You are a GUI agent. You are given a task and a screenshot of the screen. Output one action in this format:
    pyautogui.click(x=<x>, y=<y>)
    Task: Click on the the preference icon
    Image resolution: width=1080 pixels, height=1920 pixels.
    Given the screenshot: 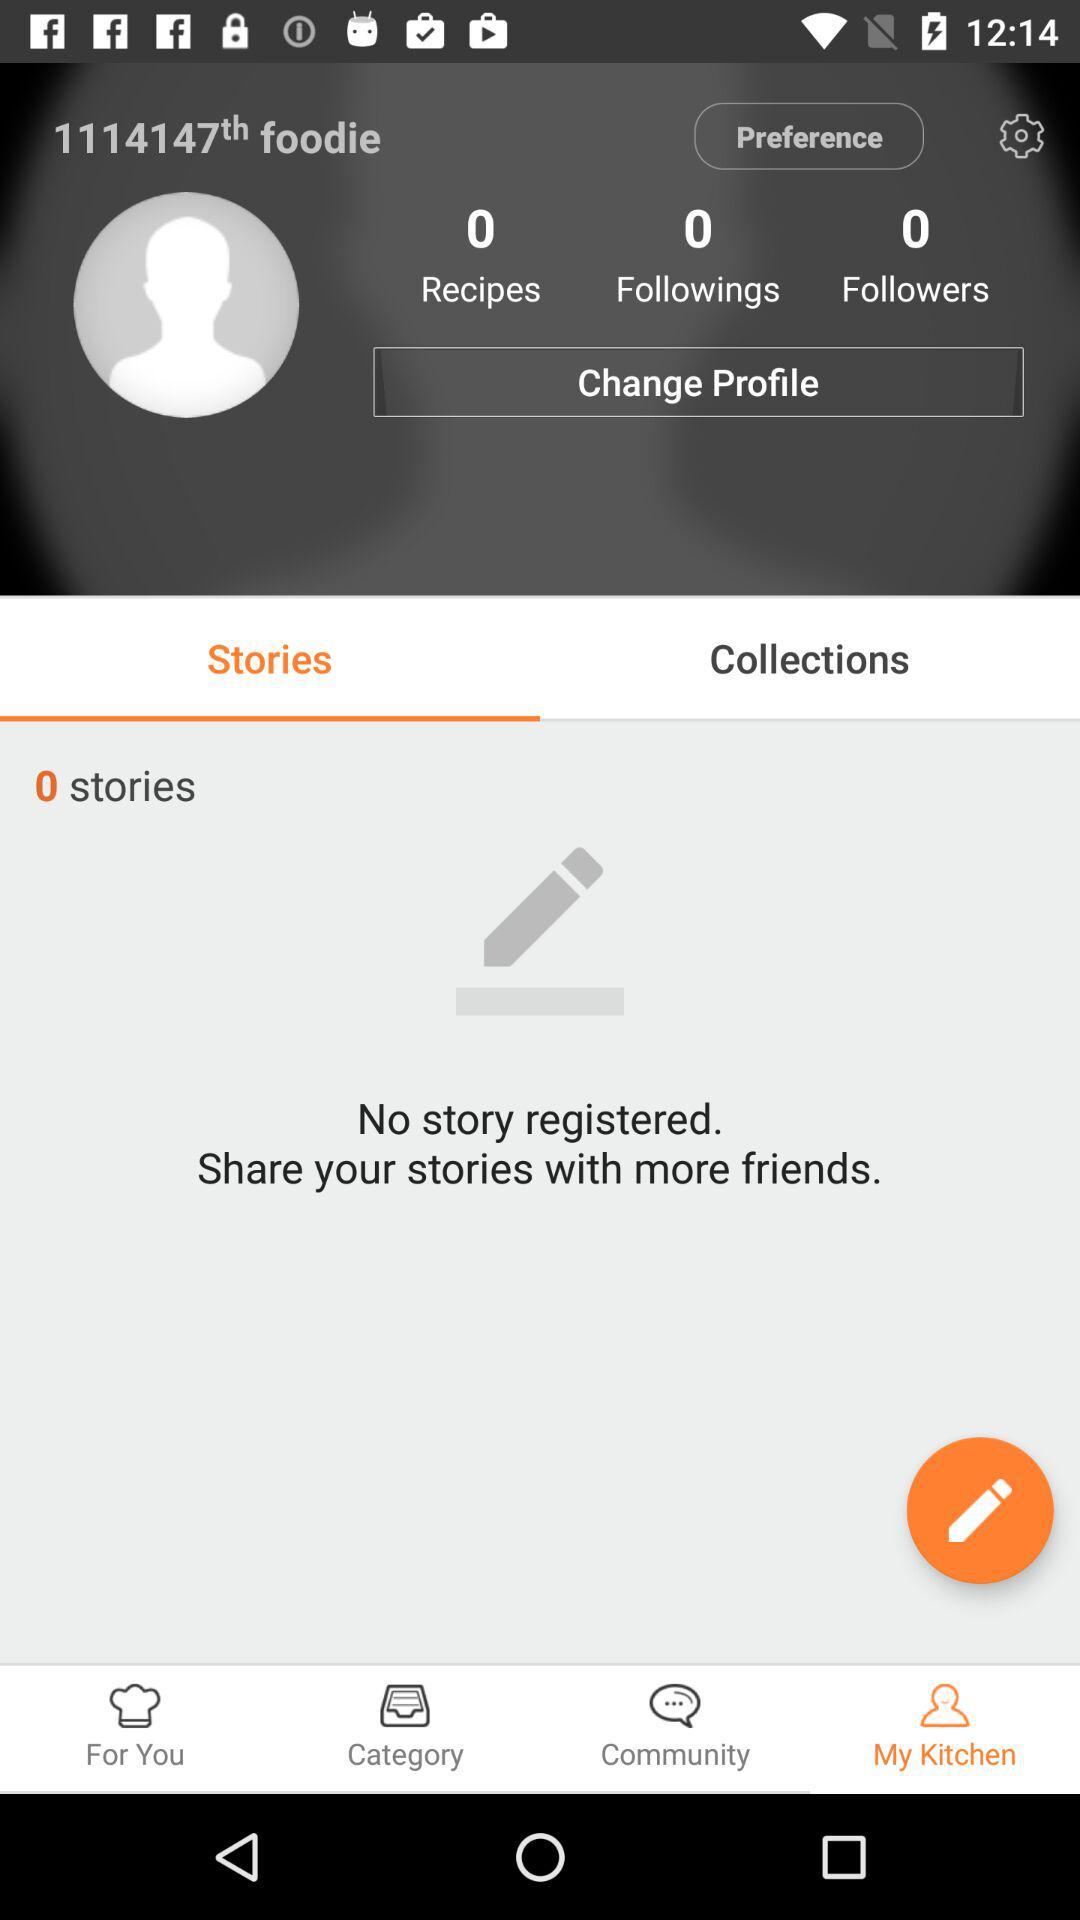 What is the action you would take?
    pyautogui.click(x=808, y=135)
    